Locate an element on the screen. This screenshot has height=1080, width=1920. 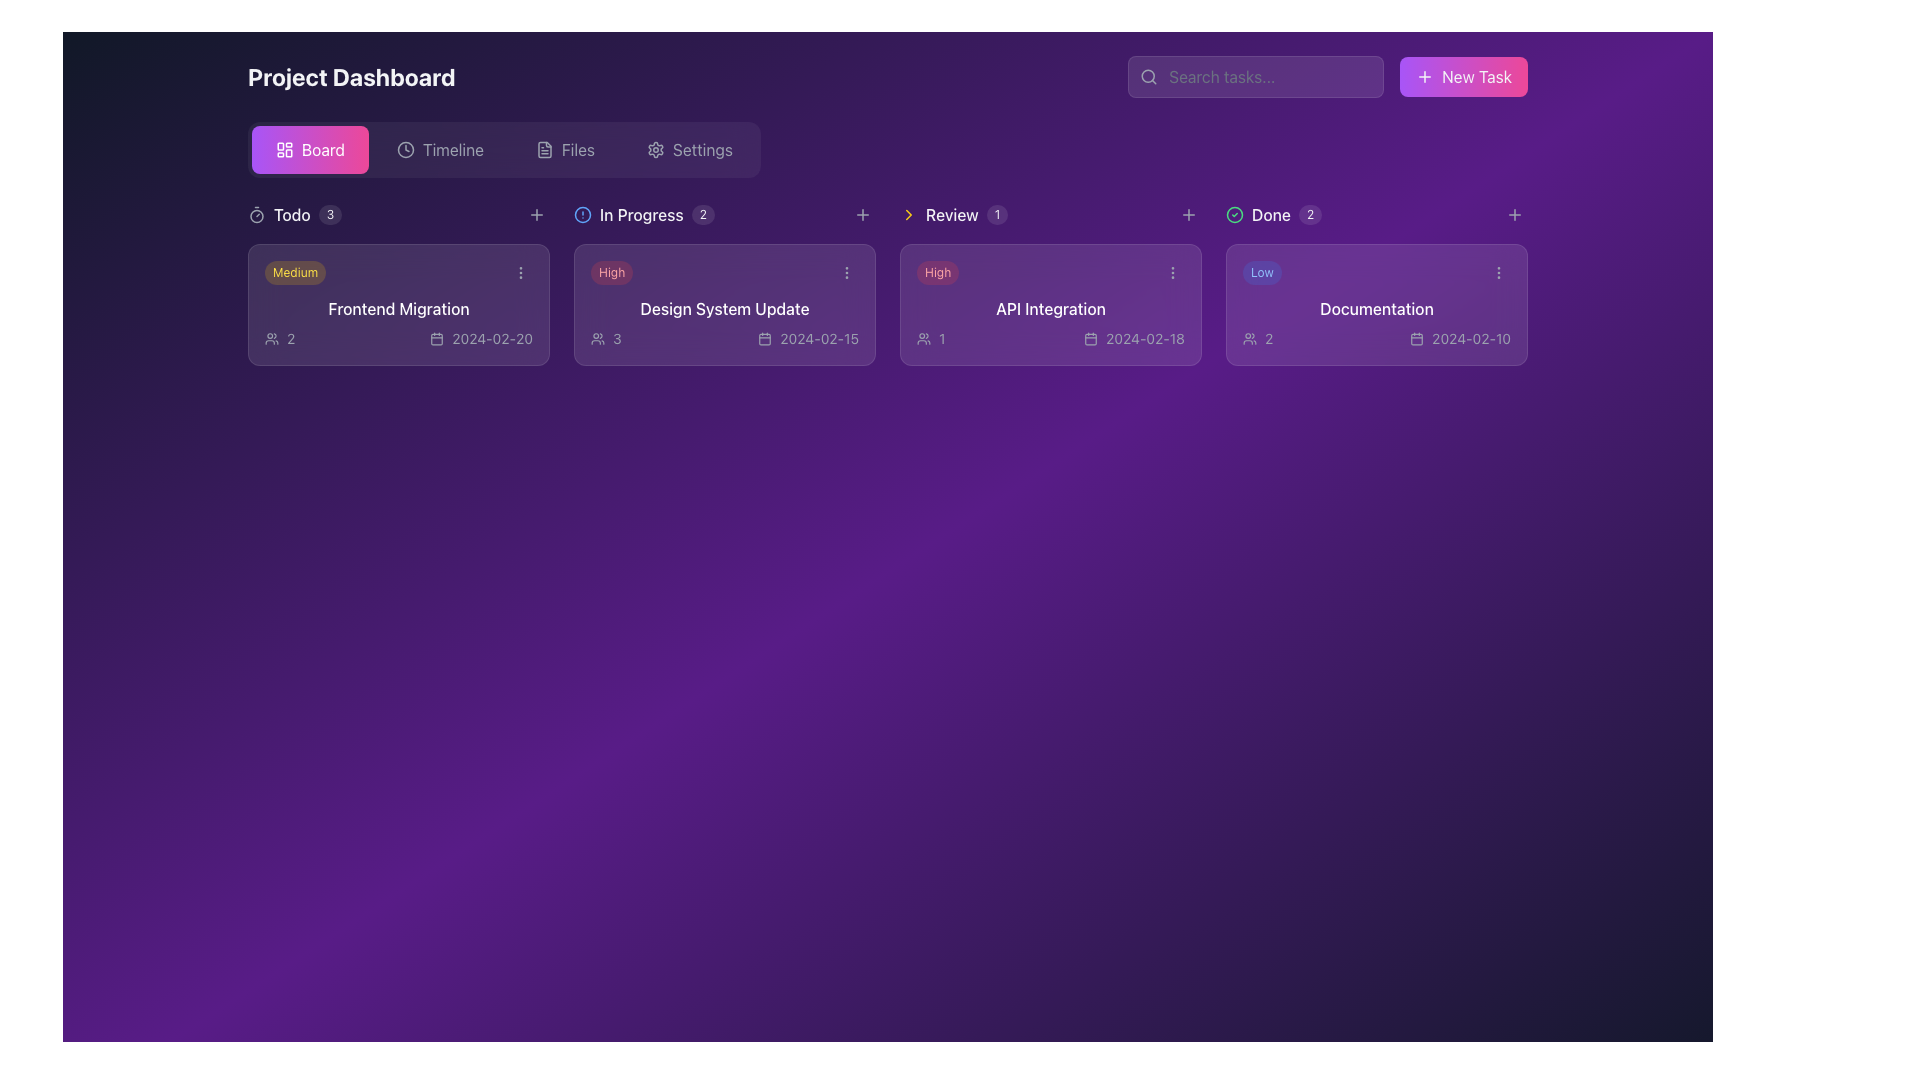
the badge or label indicating the number of items or tasks in the 'Todo' section, located to the right of the 'Todo' text and aligned with a timer icon is located at coordinates (330, 215).